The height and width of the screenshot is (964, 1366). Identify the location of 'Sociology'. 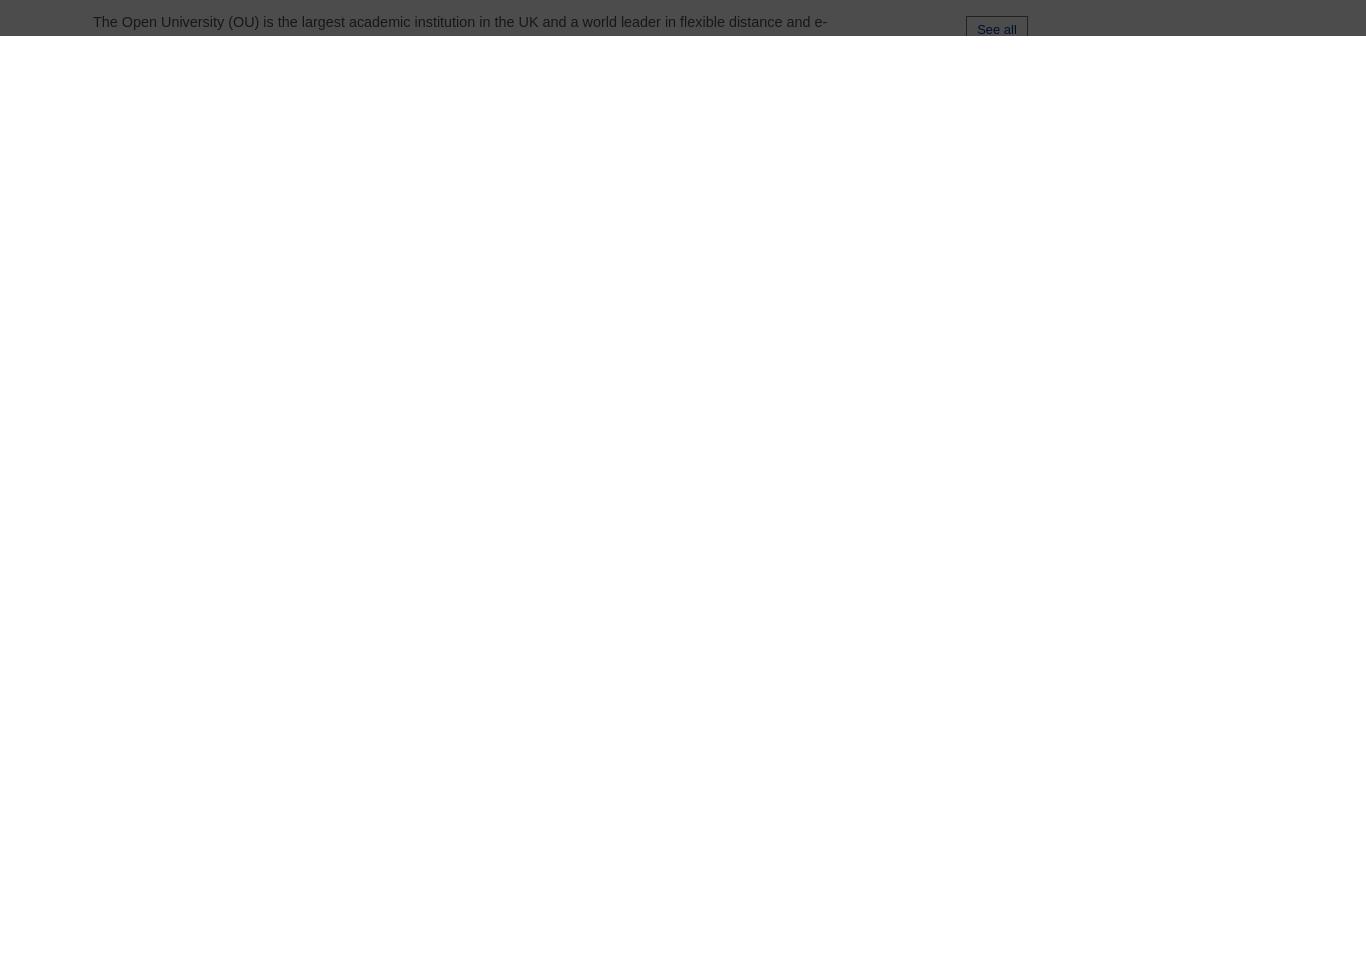
(675, 727).